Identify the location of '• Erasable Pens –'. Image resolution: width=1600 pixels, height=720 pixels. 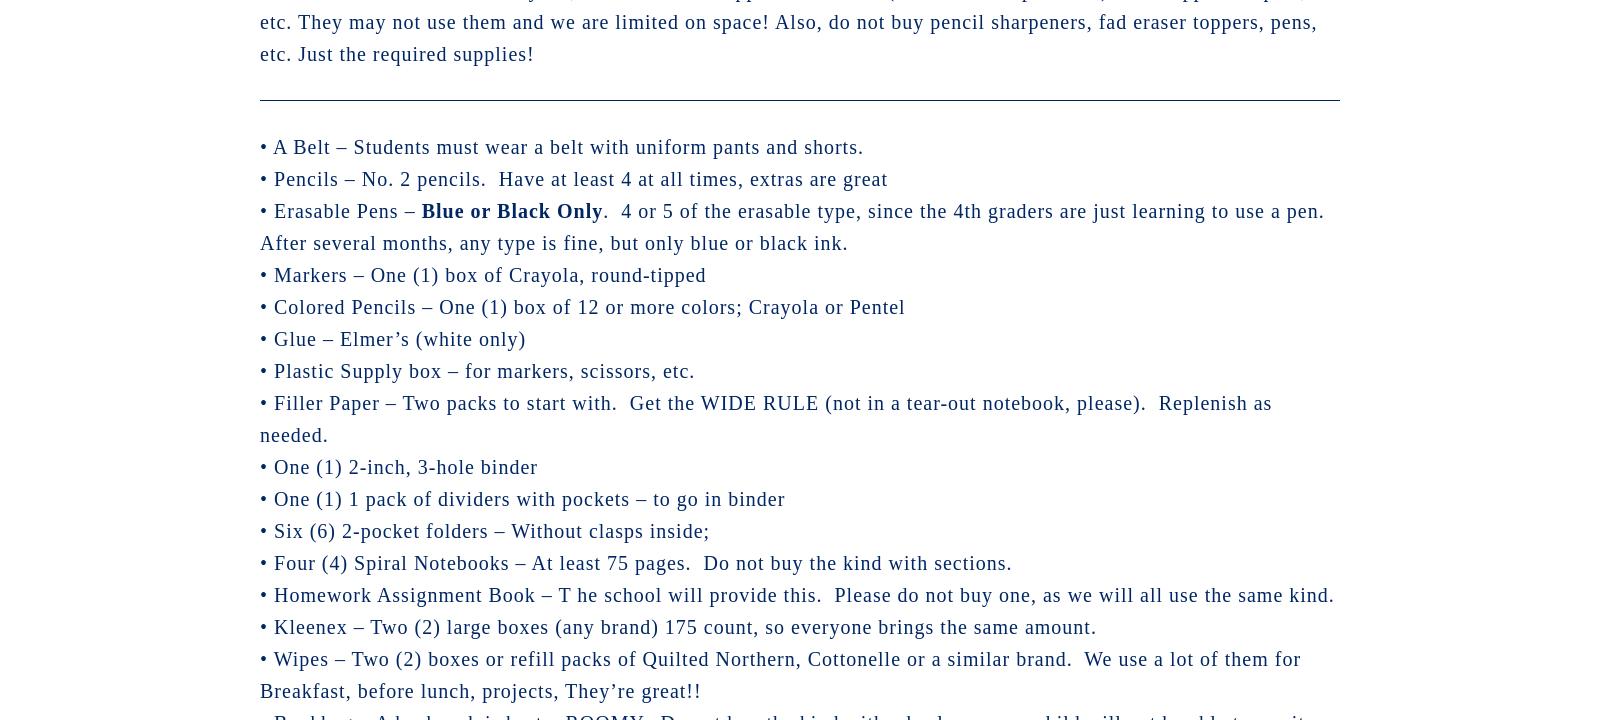
(340, 210).